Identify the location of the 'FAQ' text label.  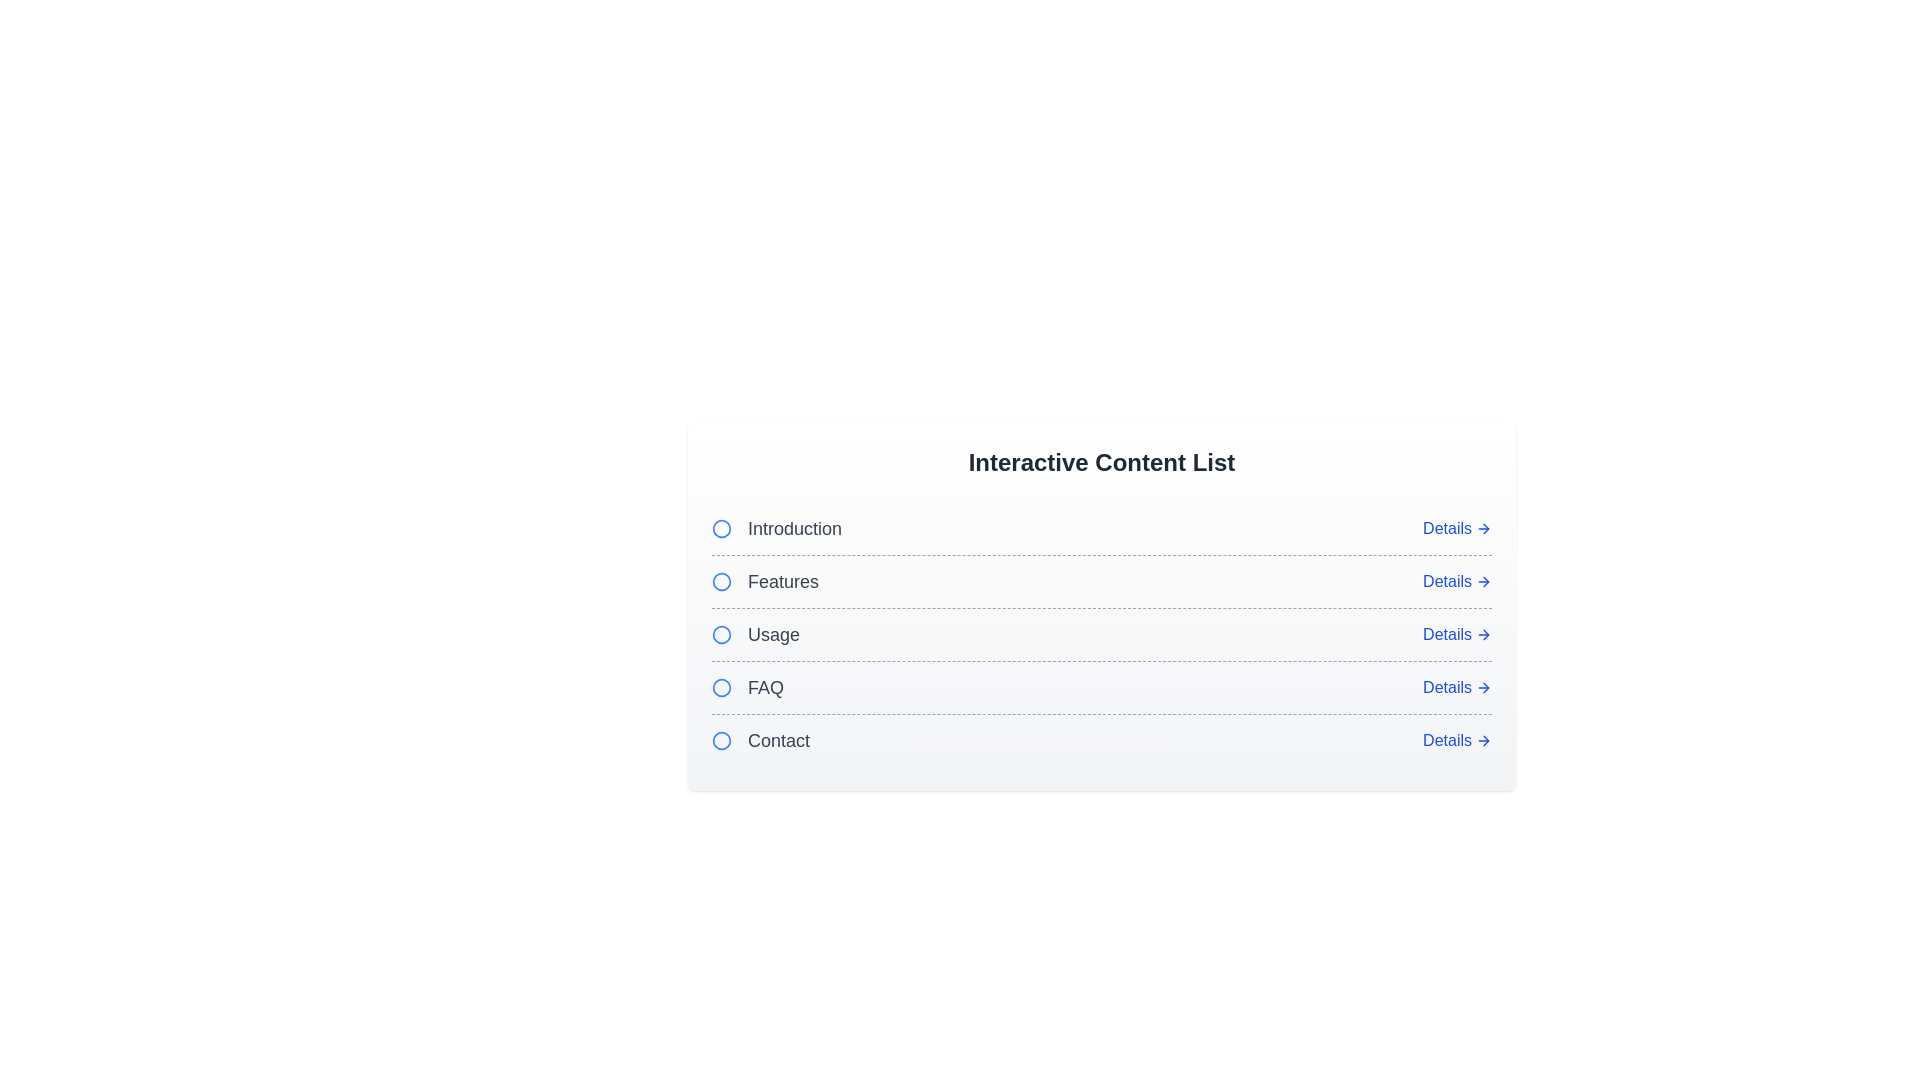
(747, 686).